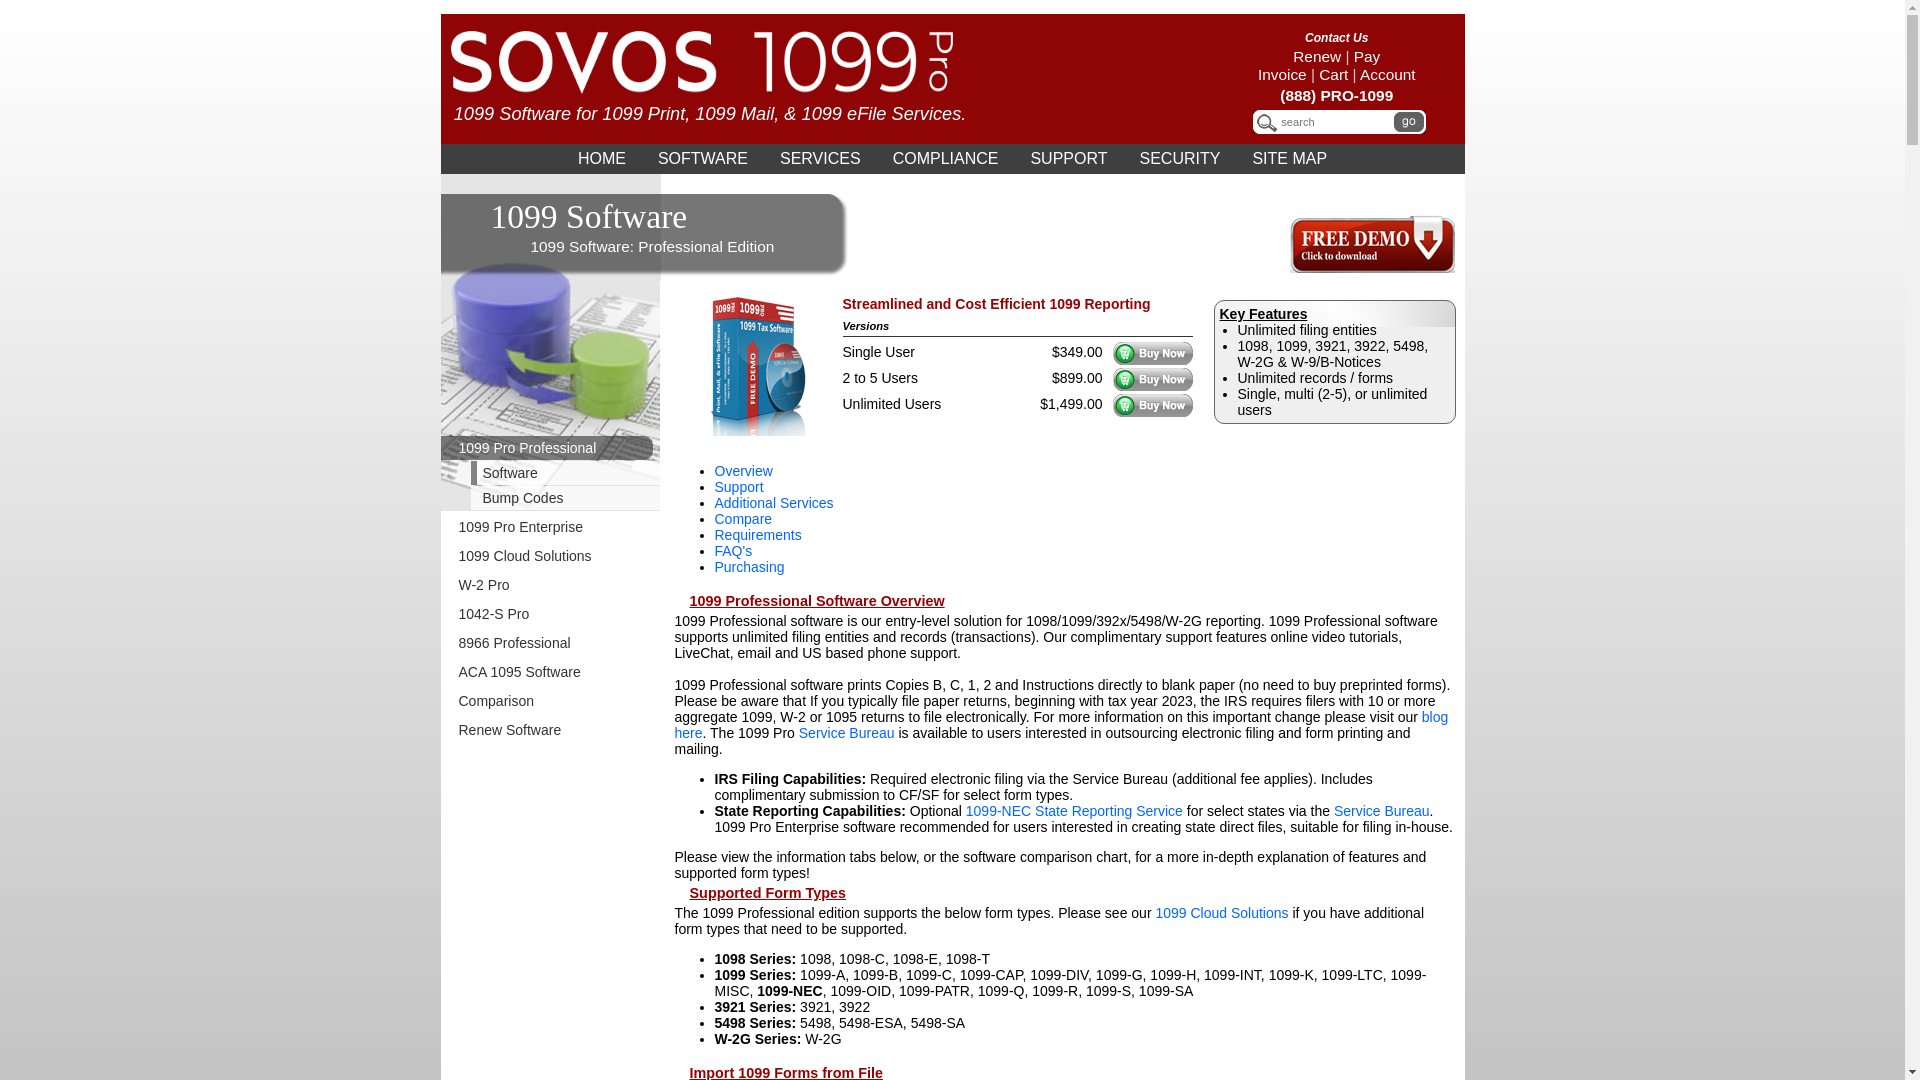  I want to click on 'SOFTWARE', so click(643, 157).